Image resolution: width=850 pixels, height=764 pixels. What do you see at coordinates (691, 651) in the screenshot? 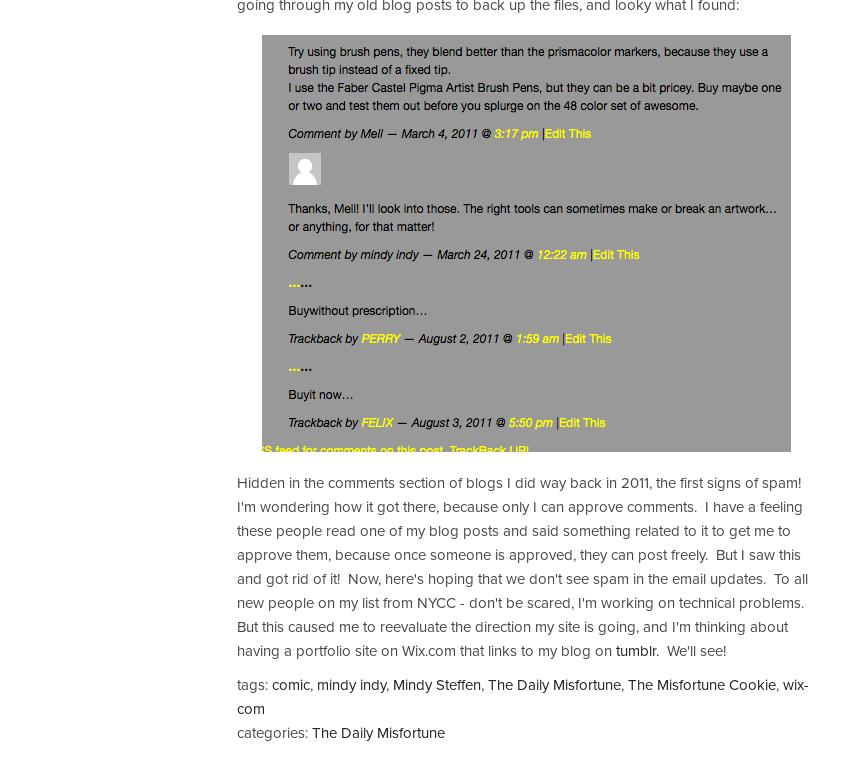
I see `'We'll see!'` at bounding box center [691, 651].